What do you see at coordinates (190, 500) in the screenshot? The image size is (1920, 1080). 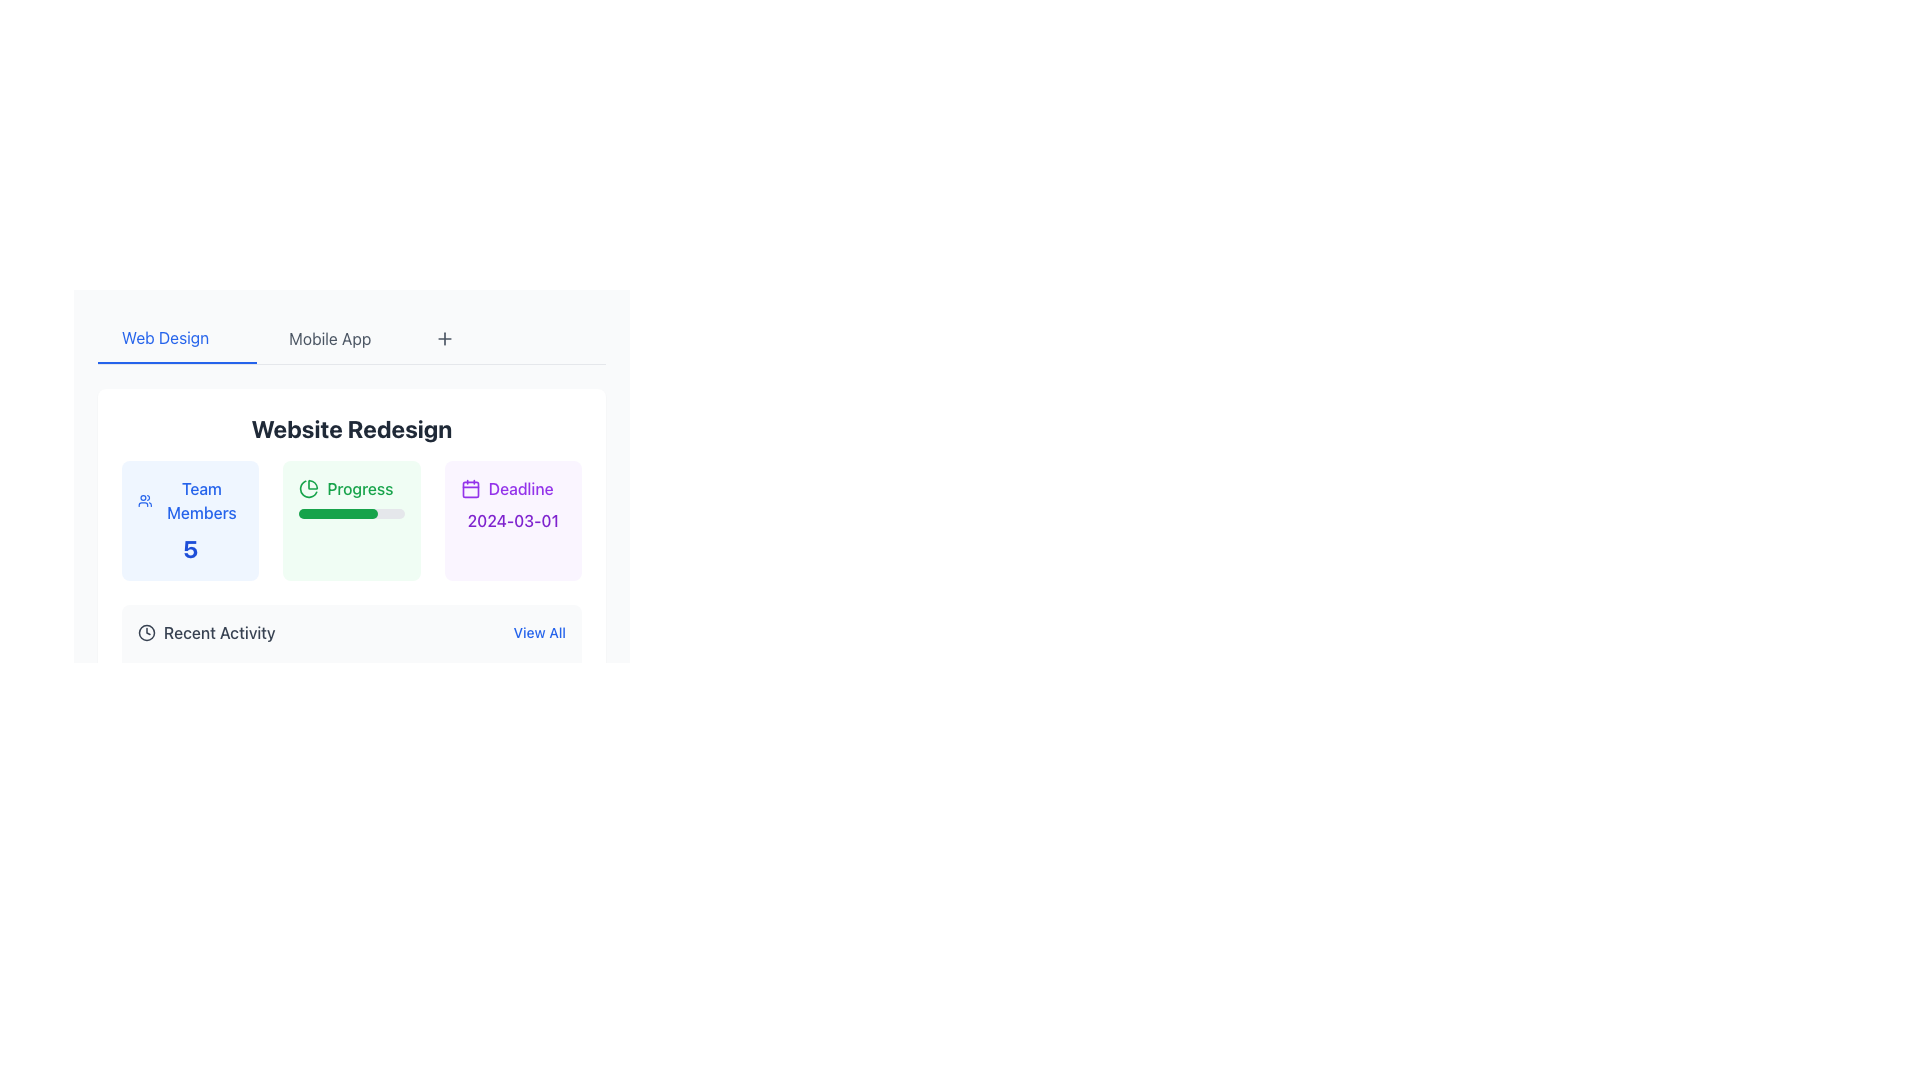 I see `text label located in the 'Team Members' section, positioned to the left of the bold number '5'` at bounding box center [190, 500].